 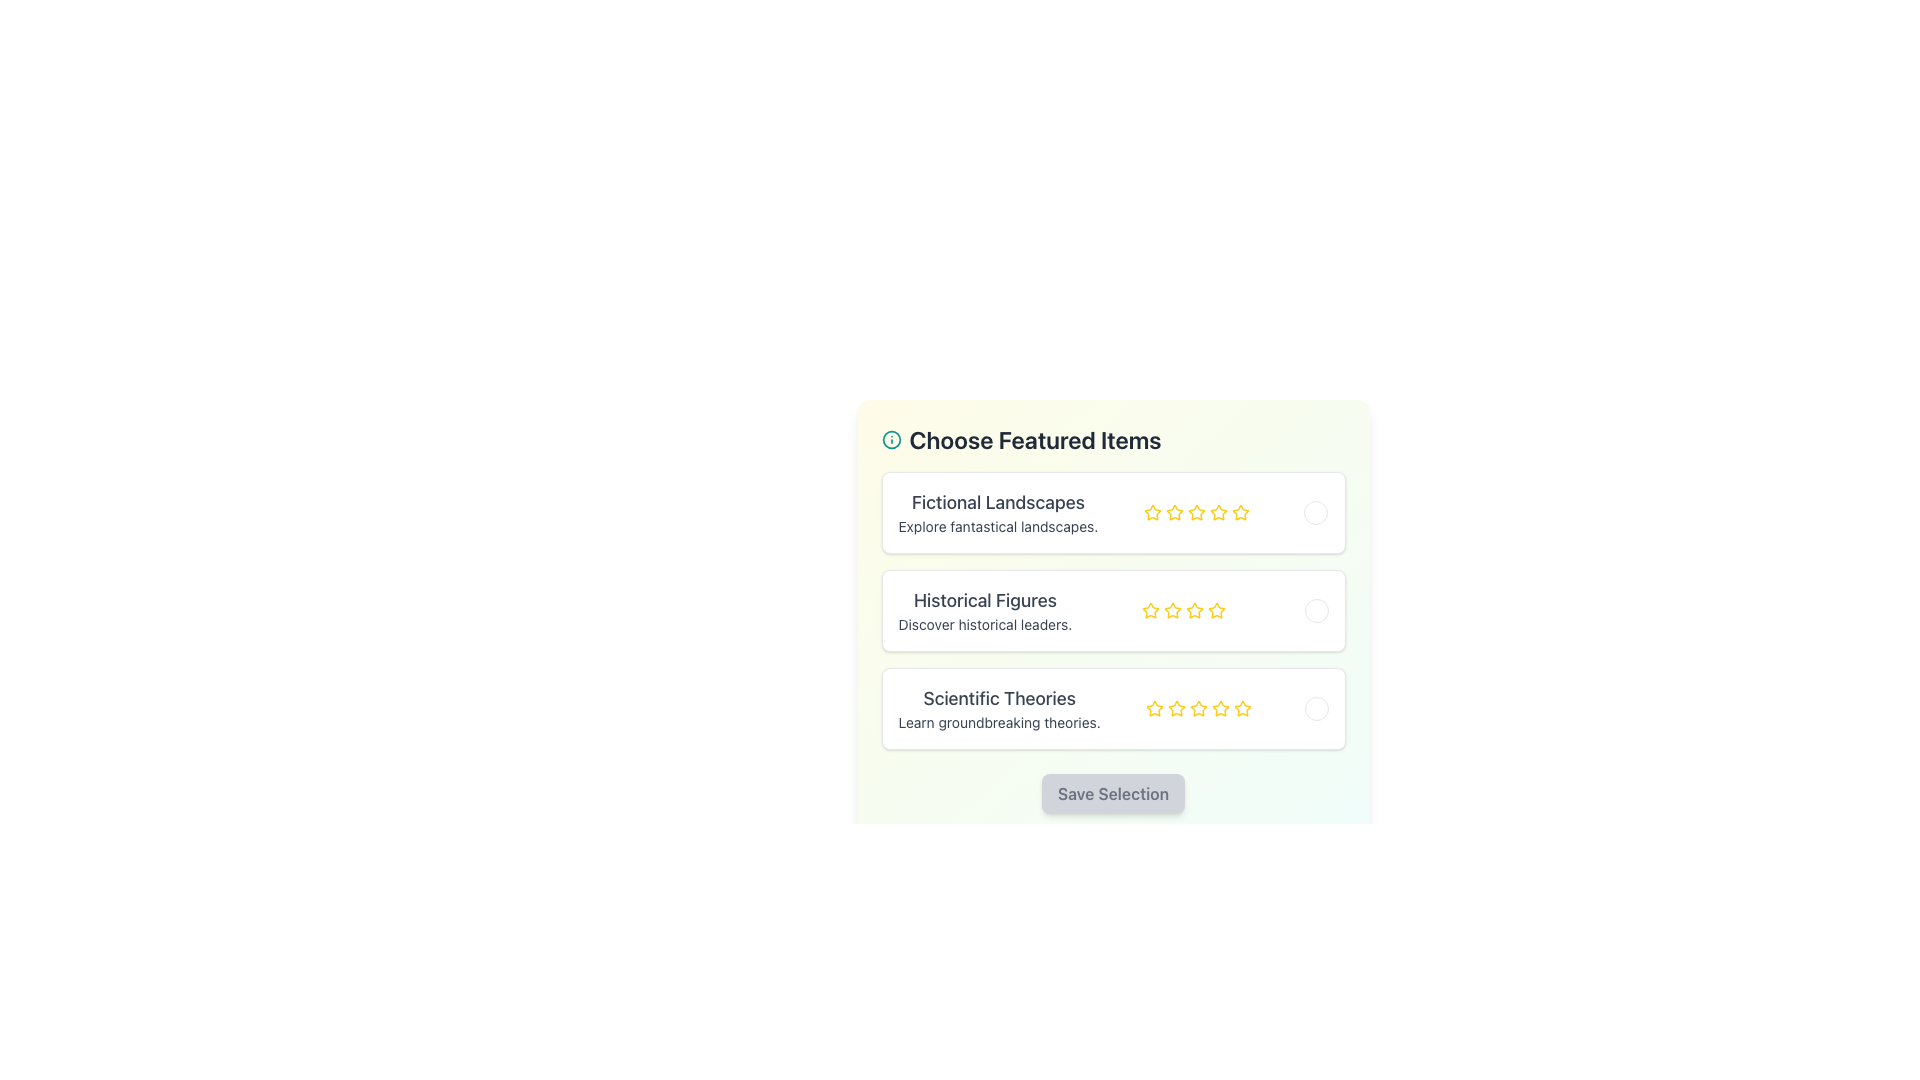 What do you see at coordinates (1197, 512) in the screenshot?
I see `the fifth star icon in the rating system for the 'Fictional Landscapes' option` at bounding box center [1197, 512].